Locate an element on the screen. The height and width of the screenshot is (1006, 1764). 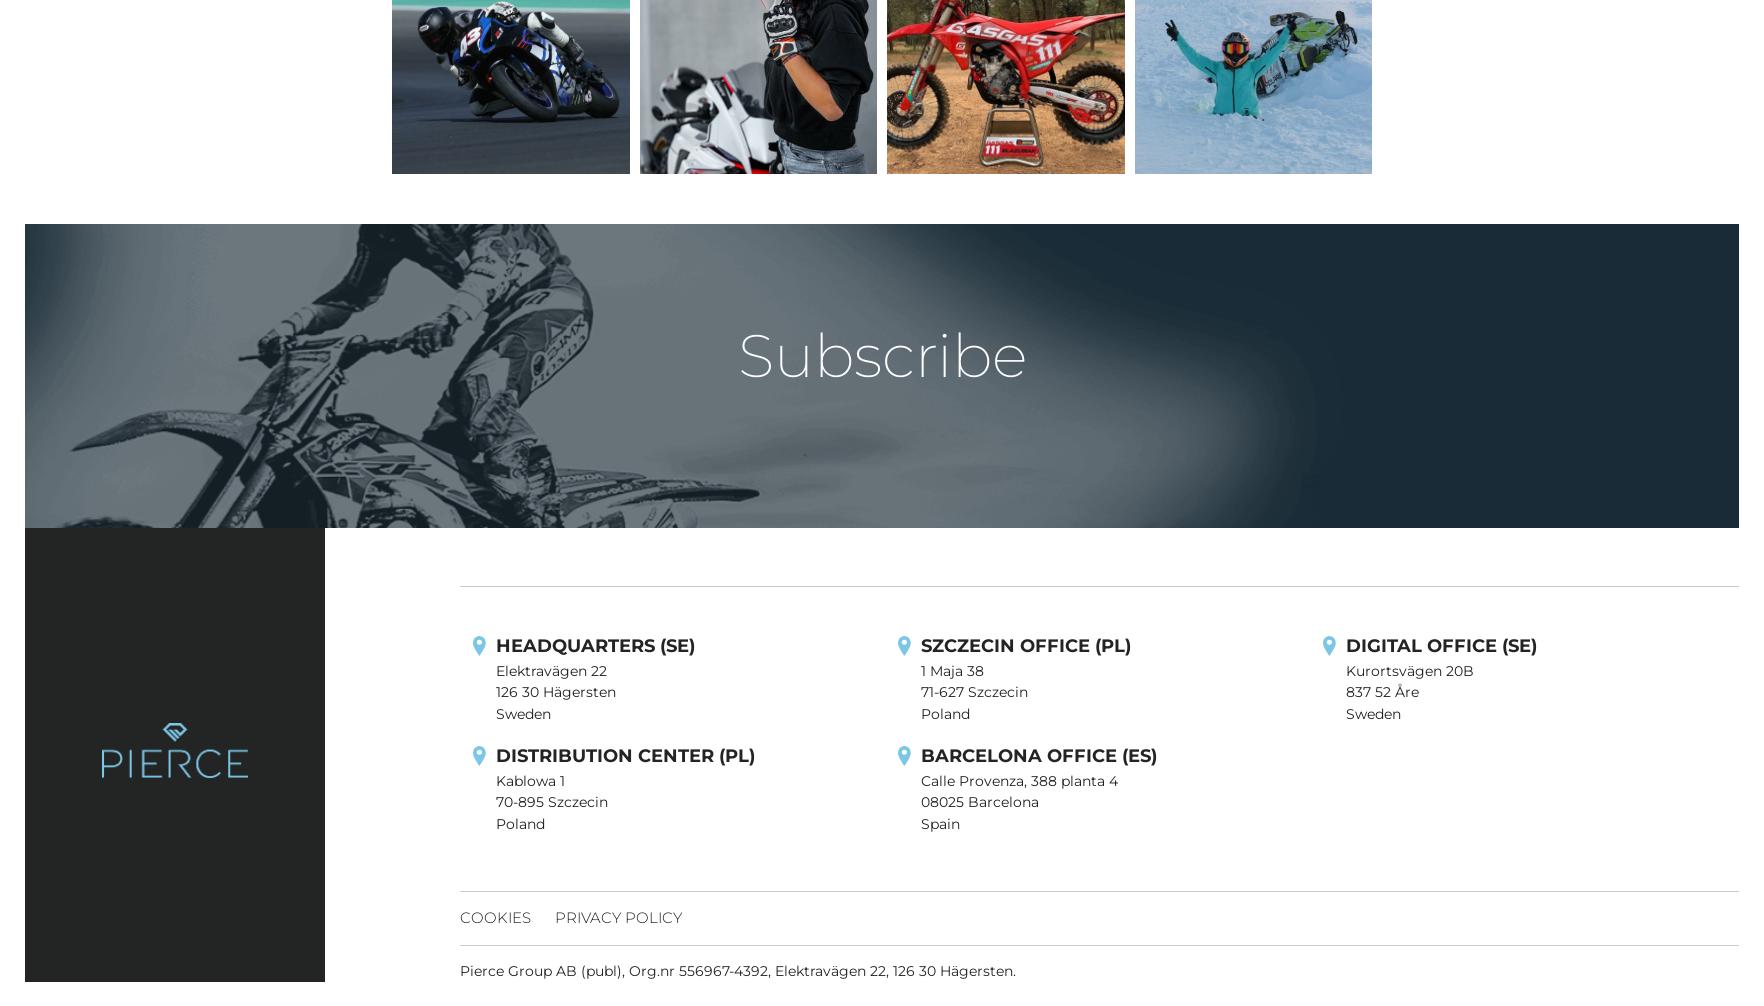
'Cookies' is located at coordinates (494, 915).